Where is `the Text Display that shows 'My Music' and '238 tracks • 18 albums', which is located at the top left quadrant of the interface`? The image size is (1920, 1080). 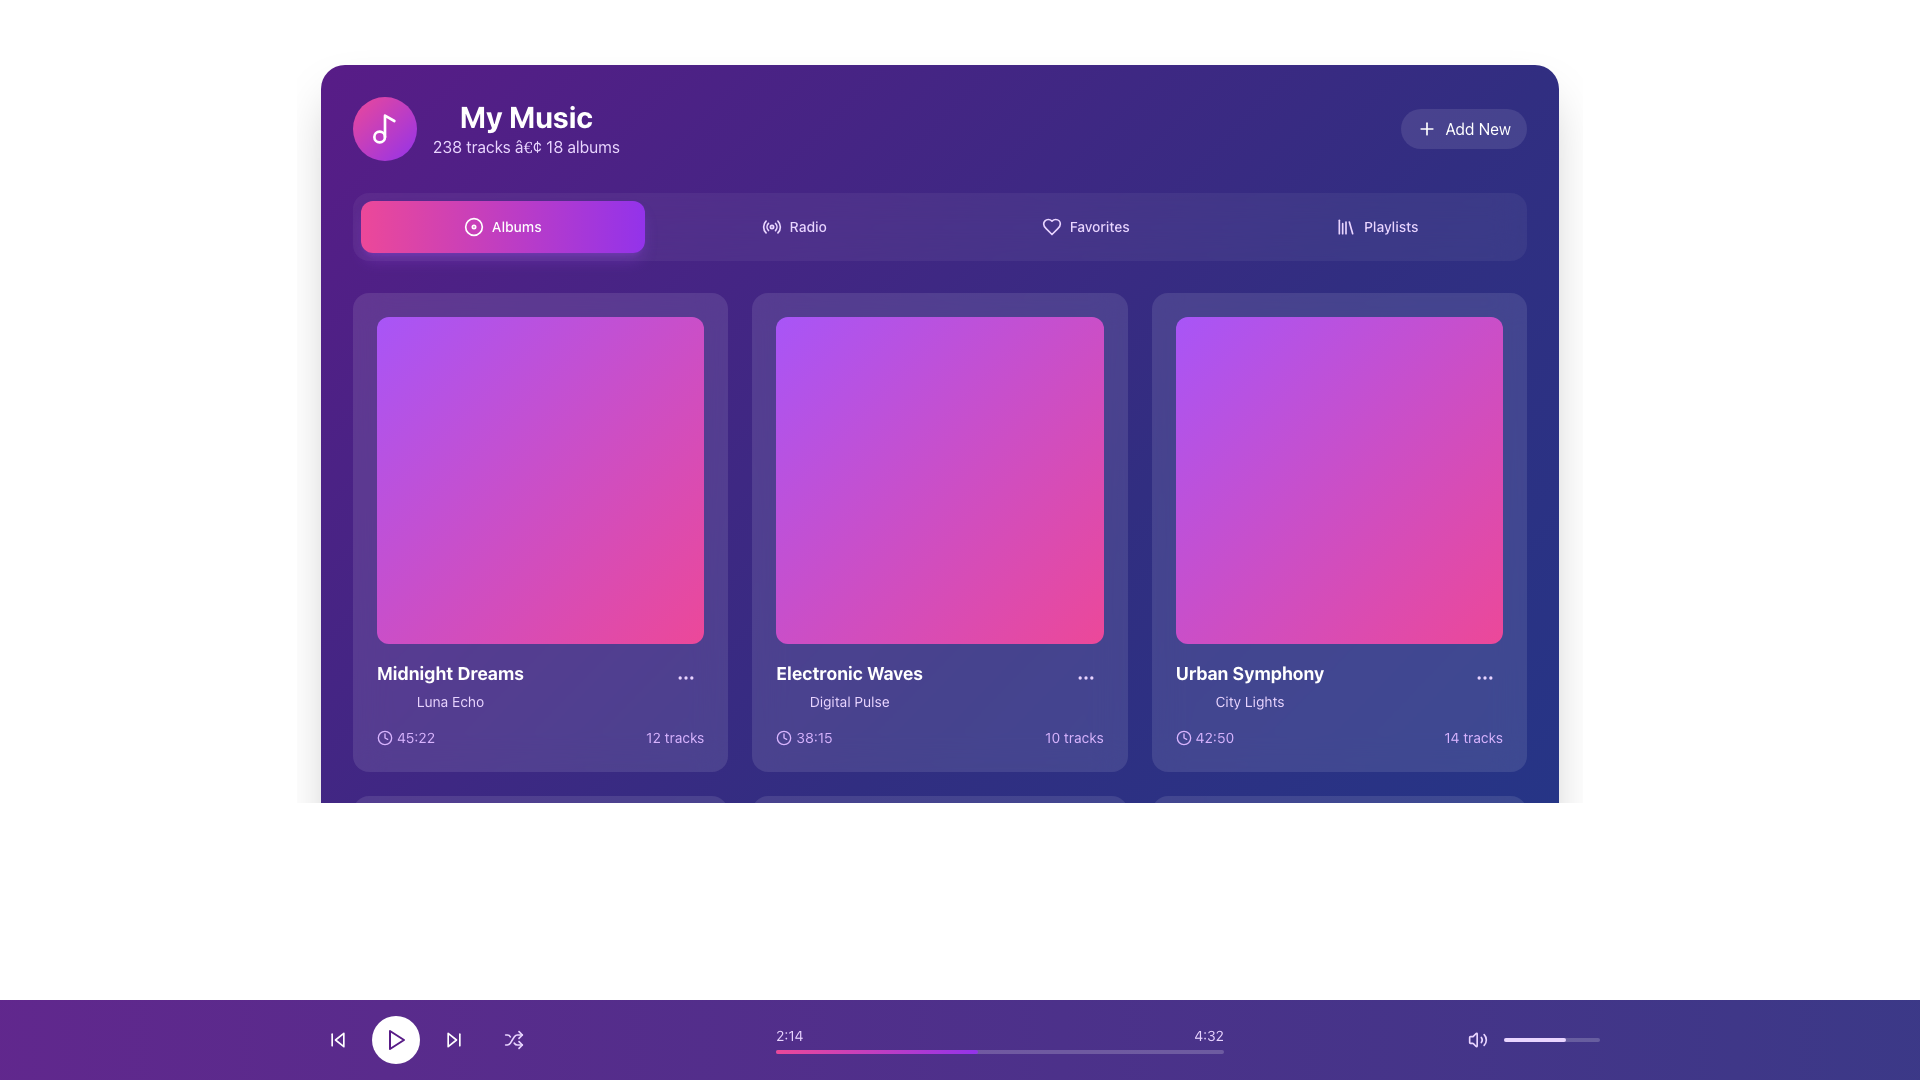 the Text Display that shows 'My Music' and '238 tracks • 18 albums', which is located at the top left quadrant of the interface is located at coordinates (526, 128).